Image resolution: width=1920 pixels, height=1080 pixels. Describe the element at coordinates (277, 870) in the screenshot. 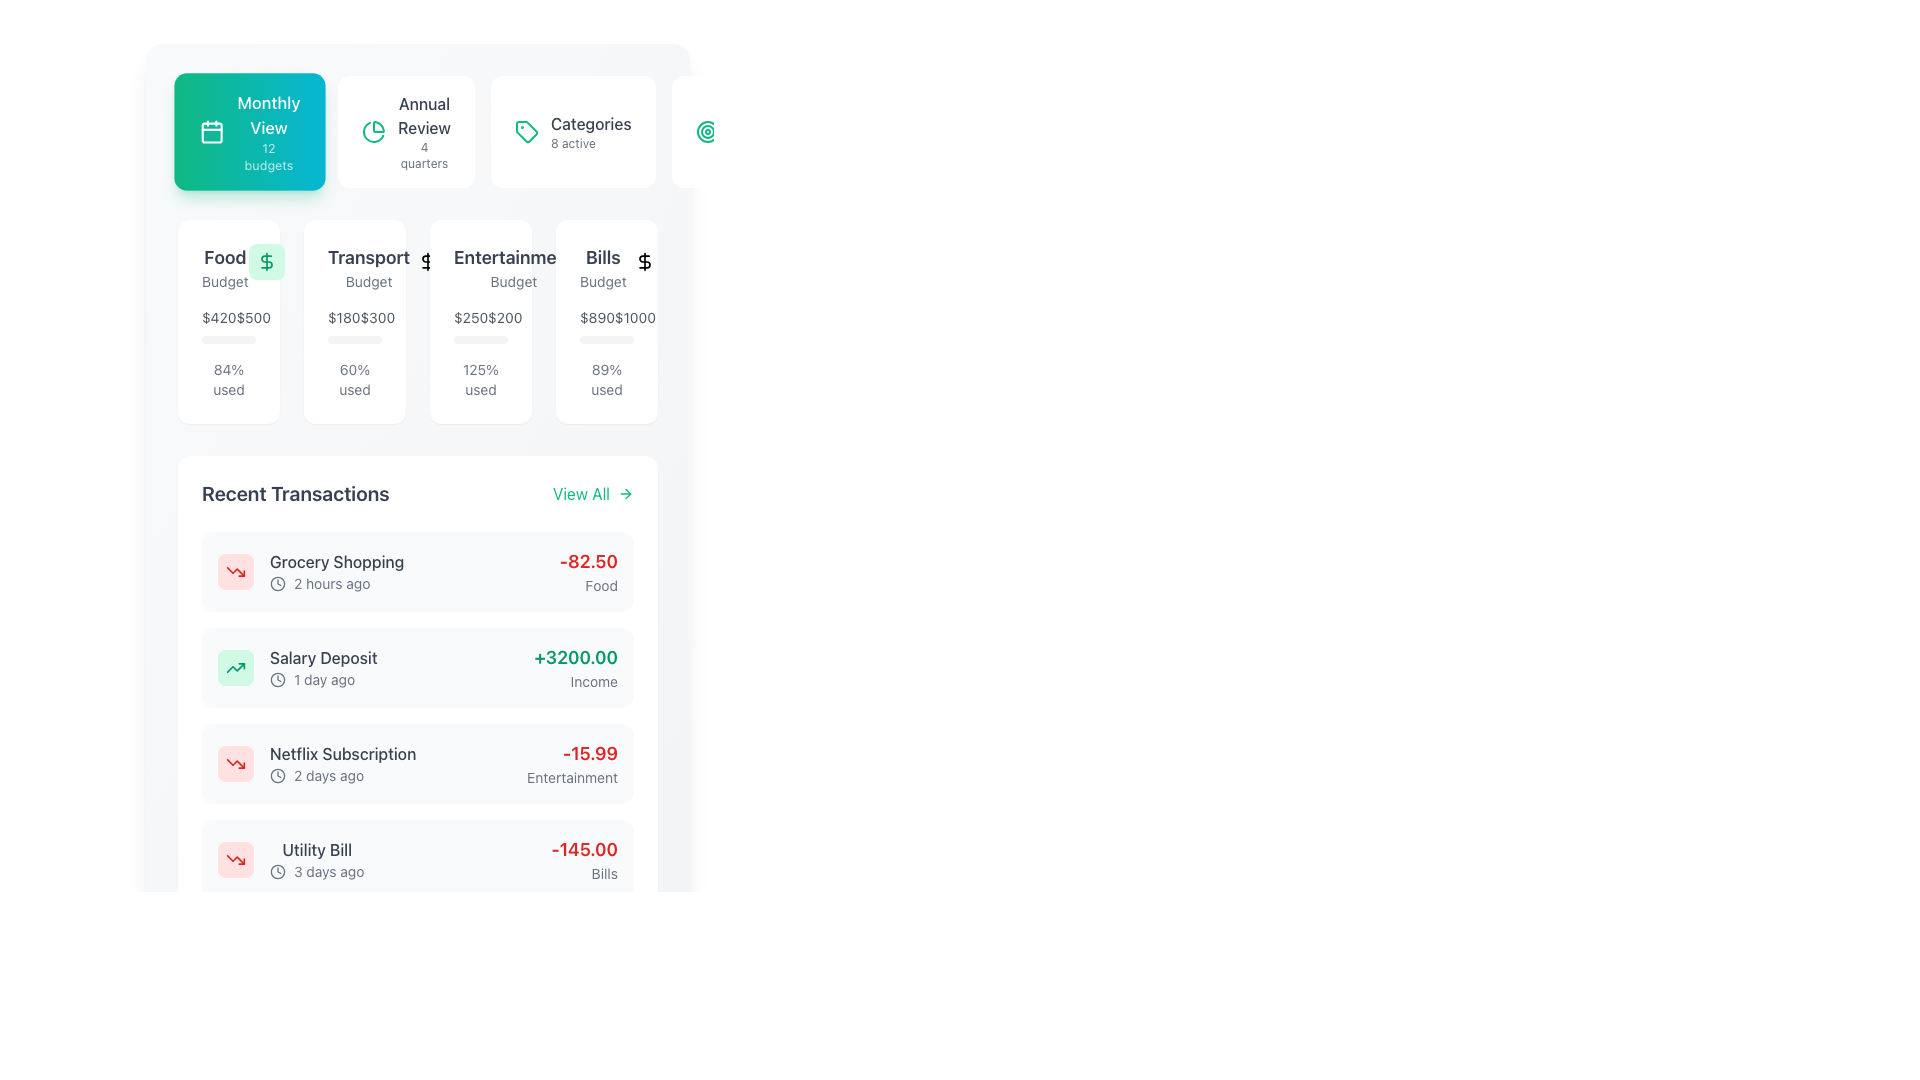

I see `the small clock icon with a circular outline, which is the first among its siblings and located to the left of the '3 days ago' text in the 'Recent Transactions' list under the 'Utility Bill' transaction` at that location.